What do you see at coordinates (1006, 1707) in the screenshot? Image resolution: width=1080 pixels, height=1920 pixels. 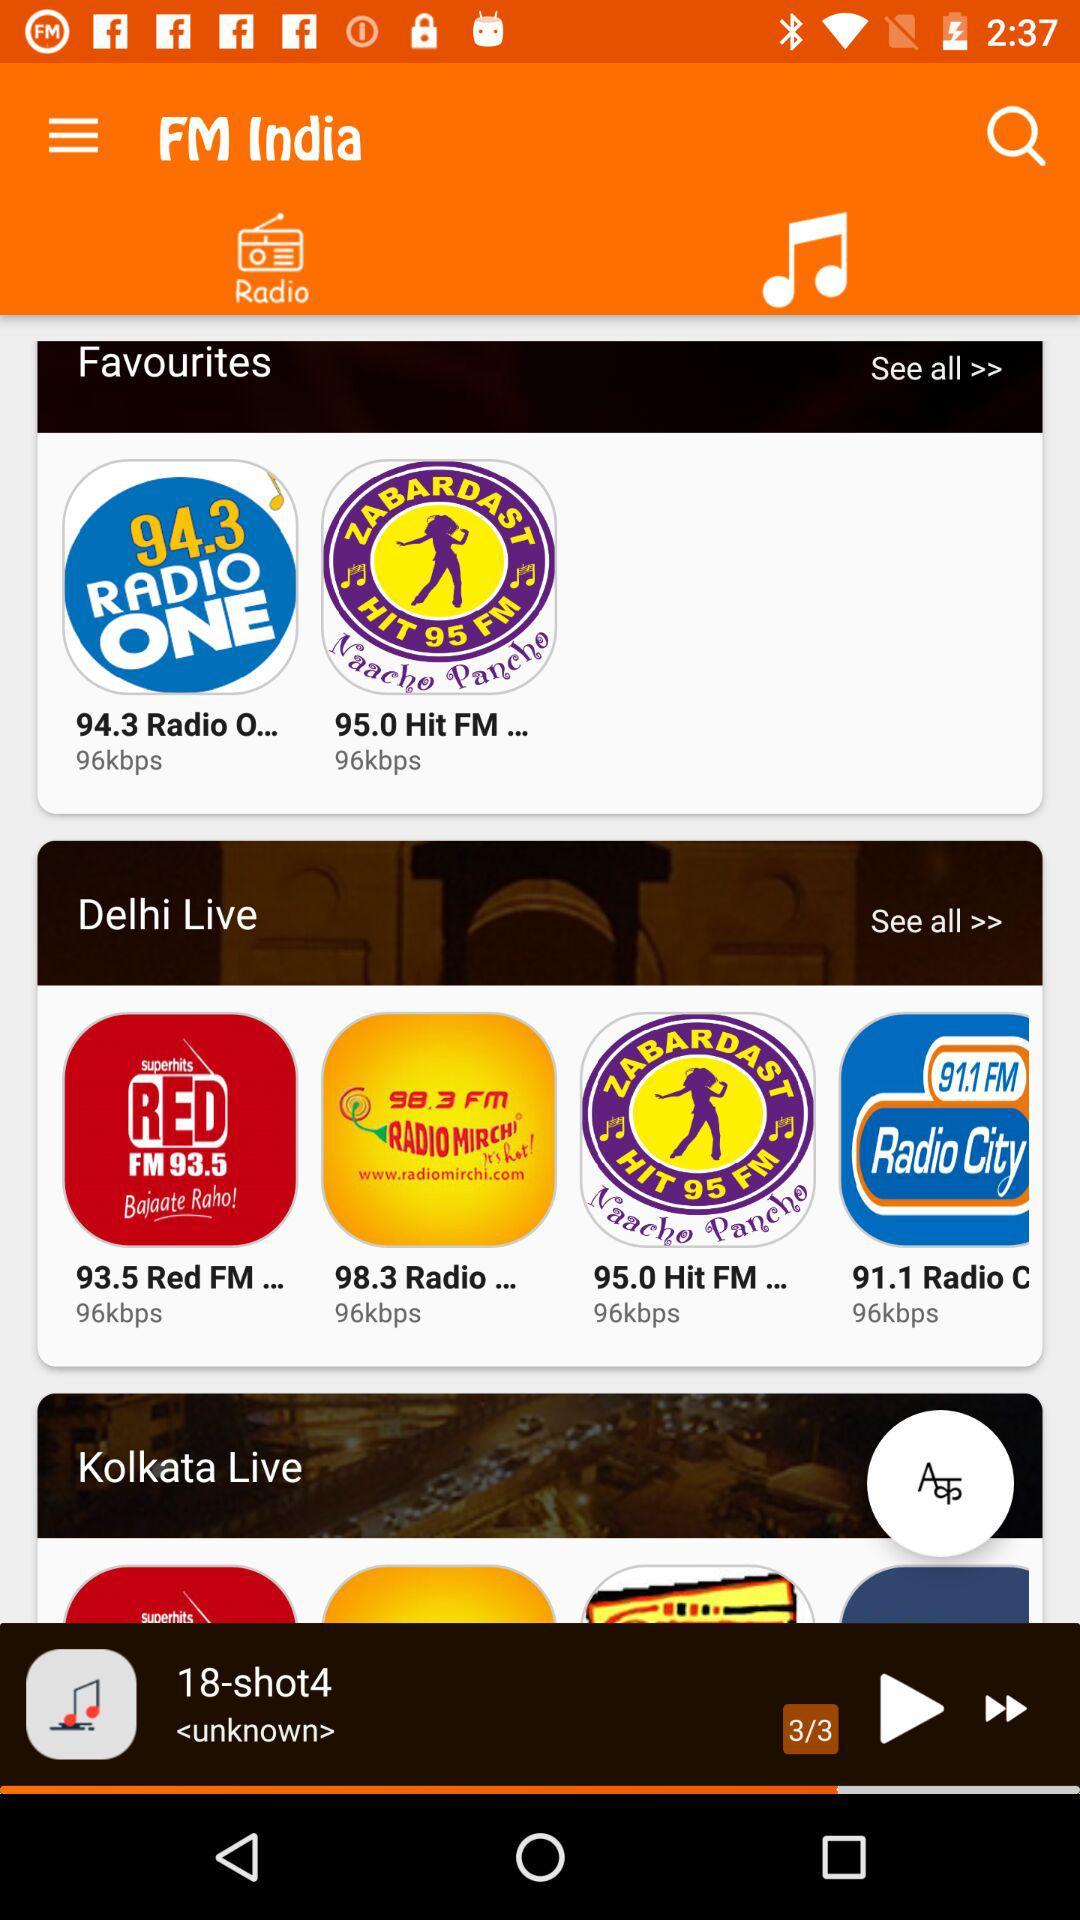 I see `the av_forward icon` at bounding box center [1006, 1707].